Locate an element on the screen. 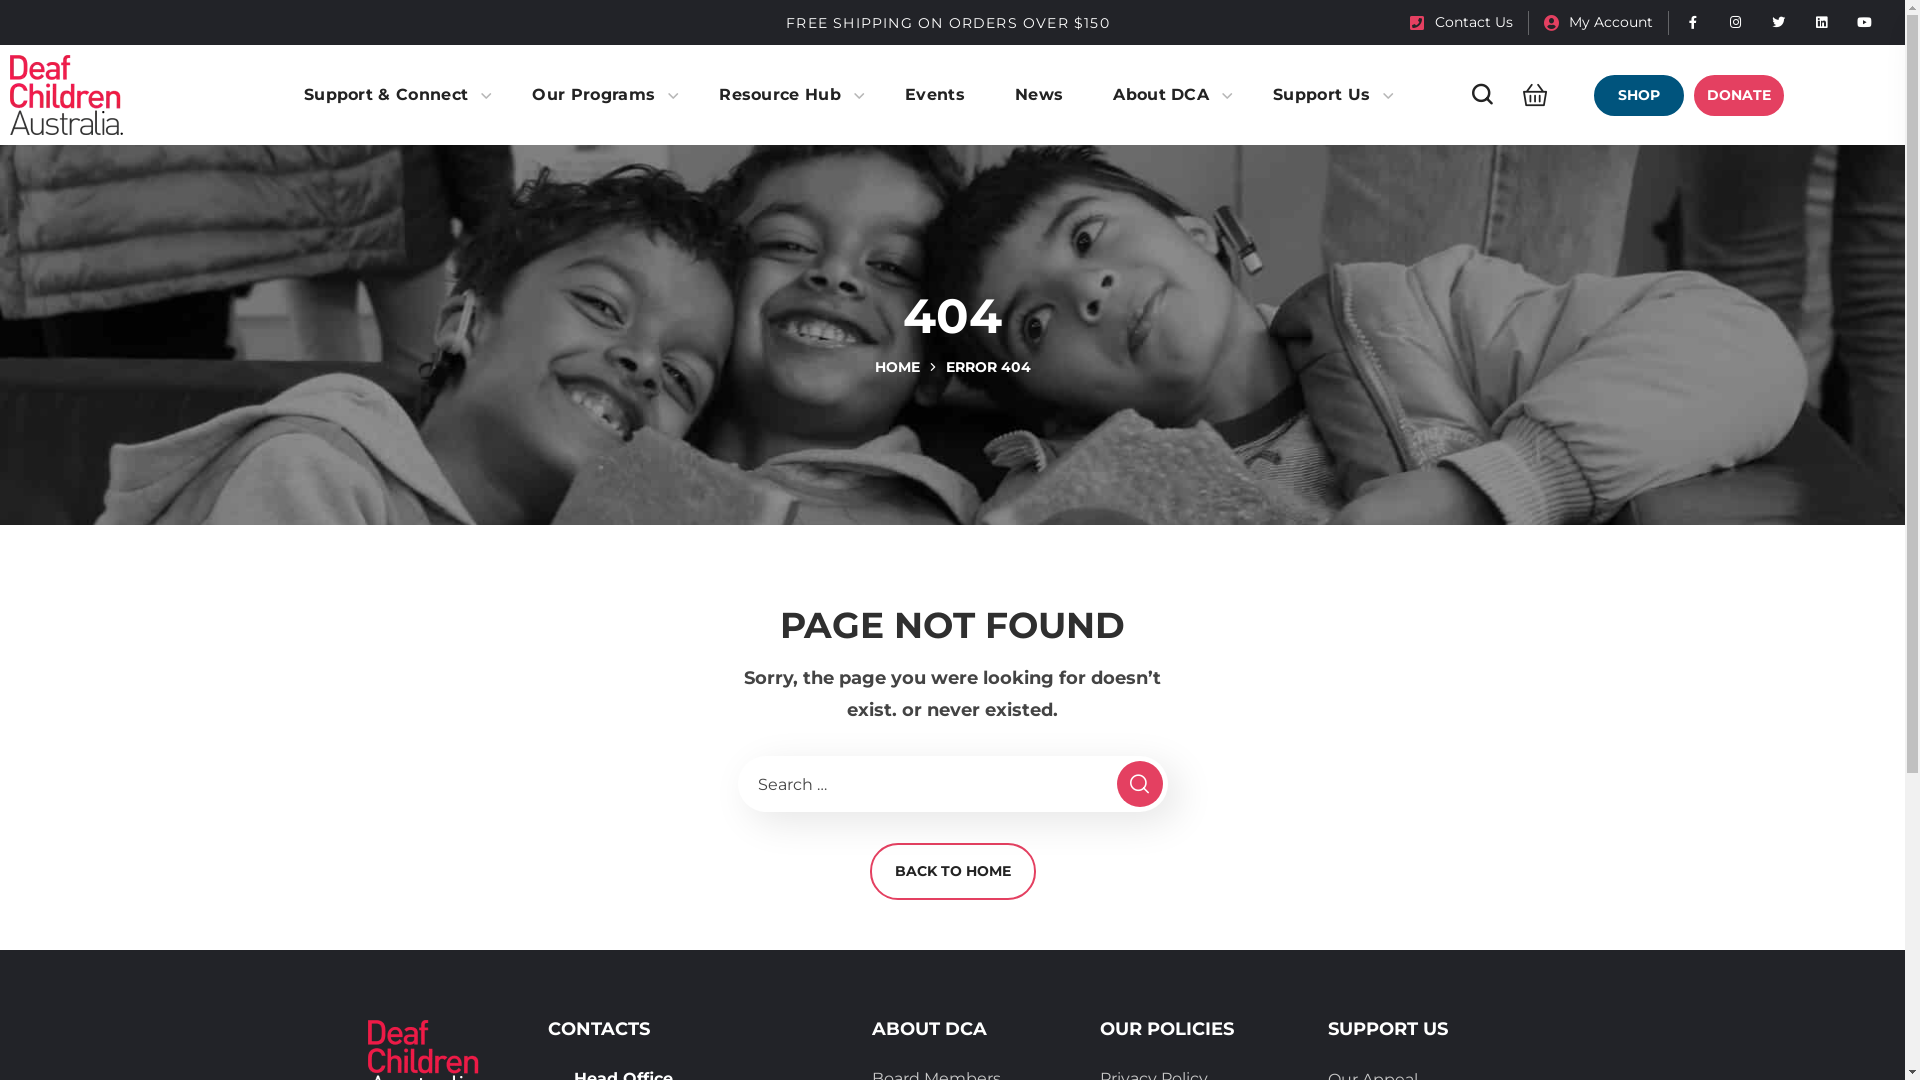 The image size is (1920, 1080). 'Click to open Shopping Cart' is located at coordinates (1528, 94).